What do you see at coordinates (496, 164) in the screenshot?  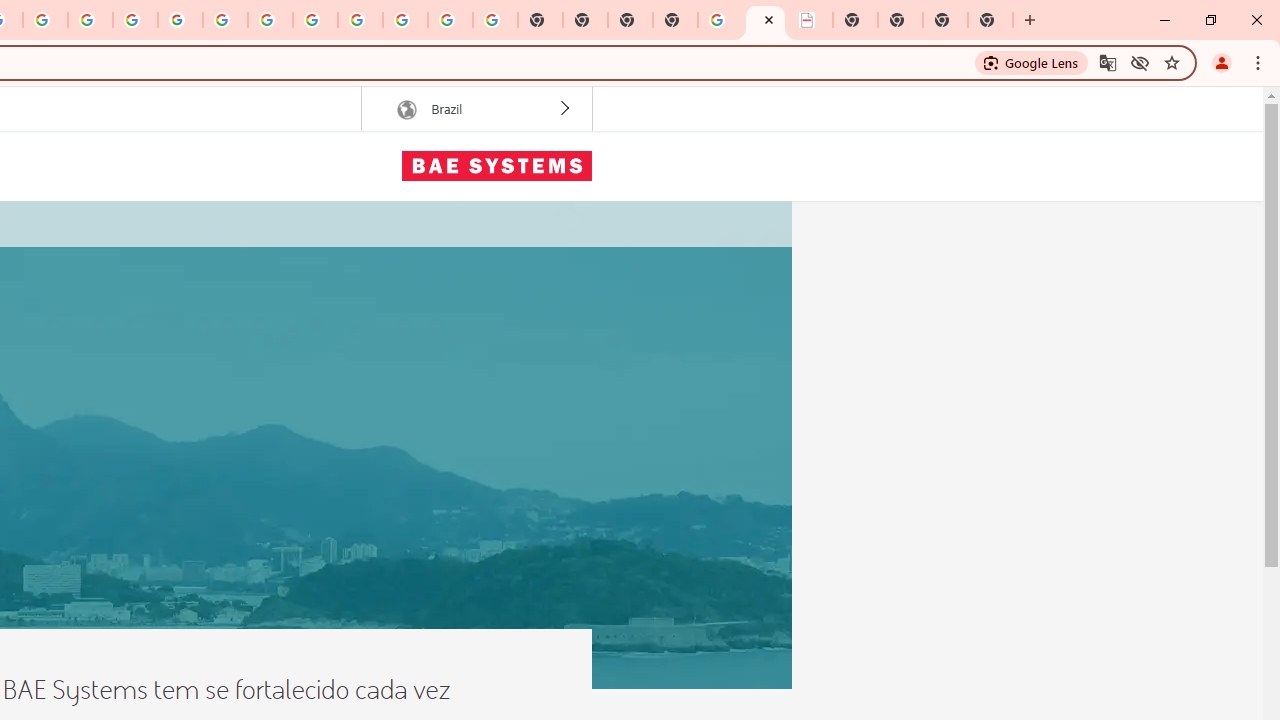 I see `'BAE Systems'` at bounding box center [496, 164].